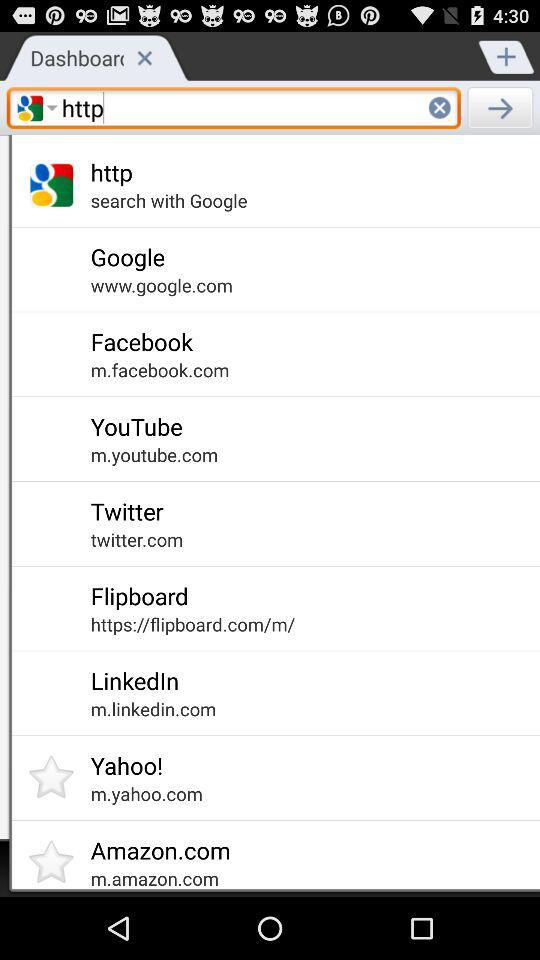 This screenshot has width=540, height=960. Describe the element at coordinates (29, 108) in the screenshot. I see `the first google icon in search engine` at that location.